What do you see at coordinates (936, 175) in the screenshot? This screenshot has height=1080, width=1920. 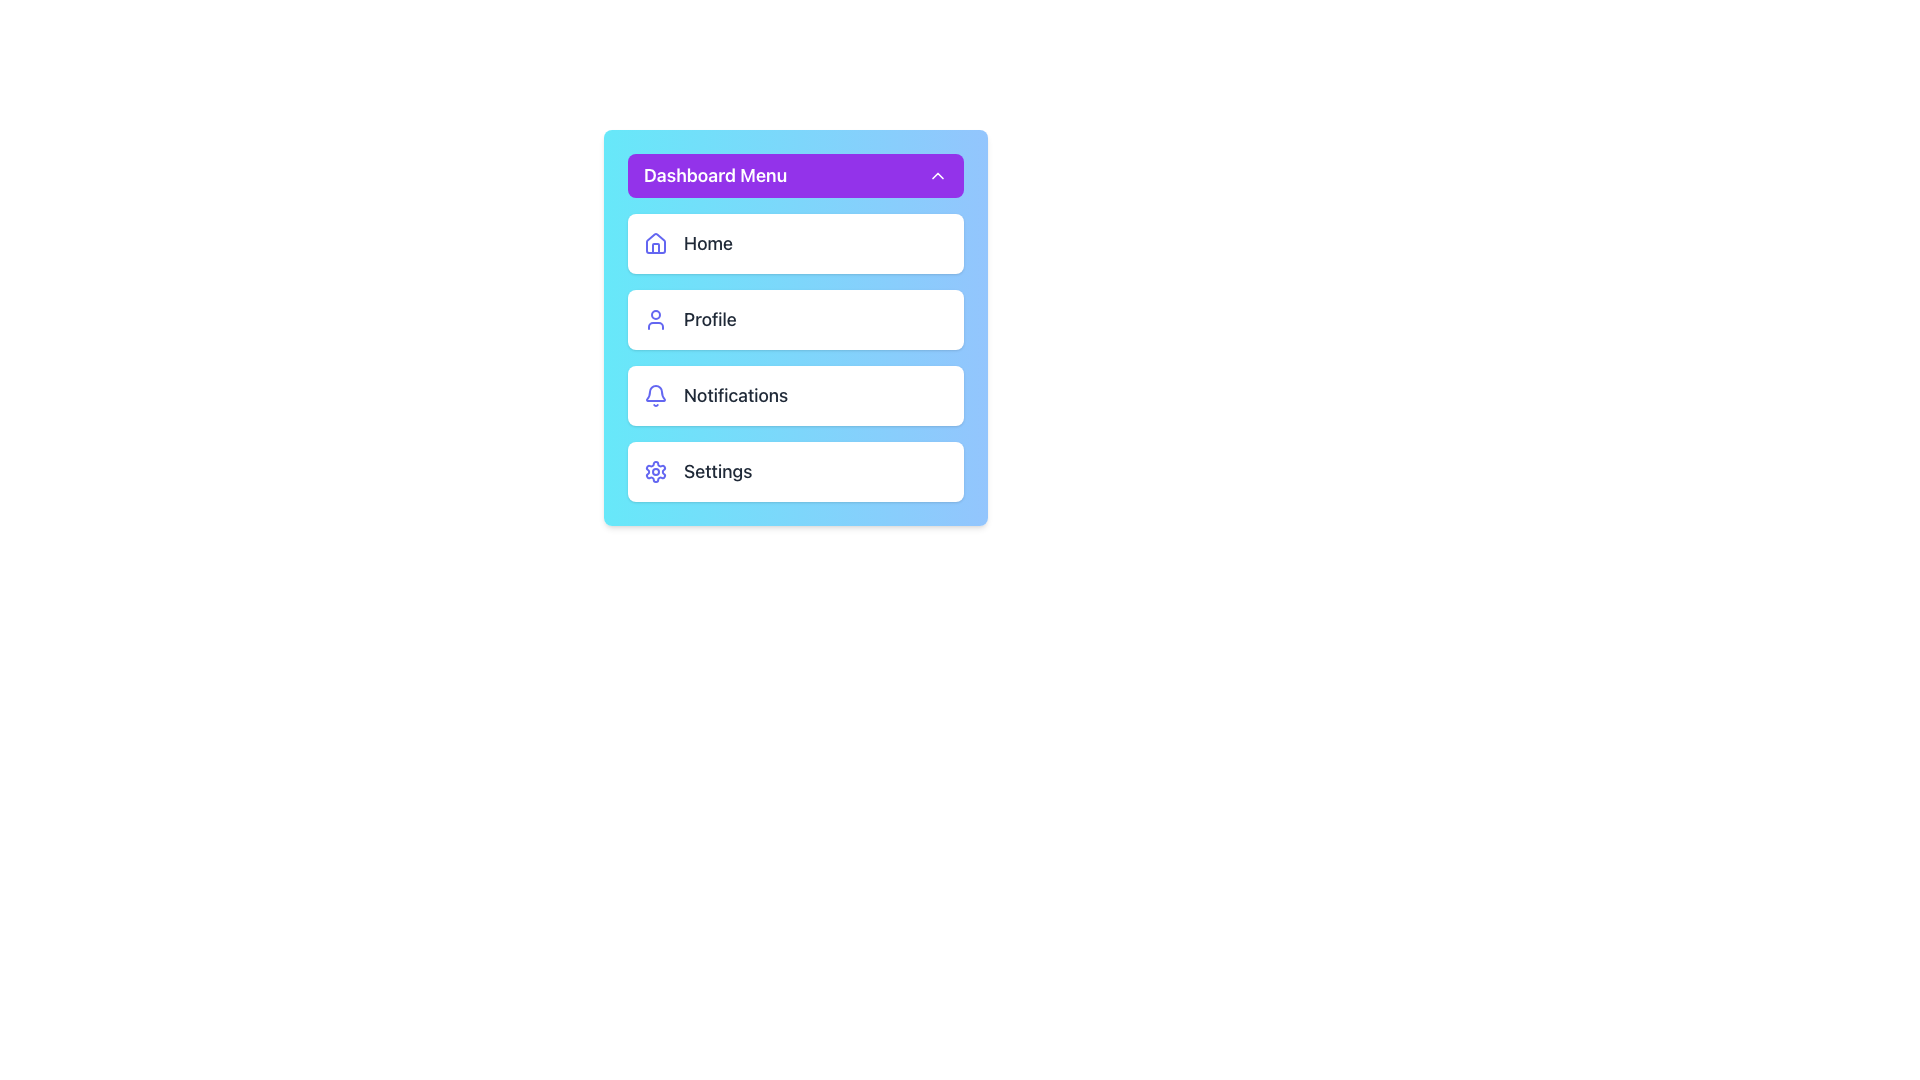 I see `the downward-pointing chevron icon located on the right side of the purple 'Dashboard Menu' bar` at bounding box center [936, 175].